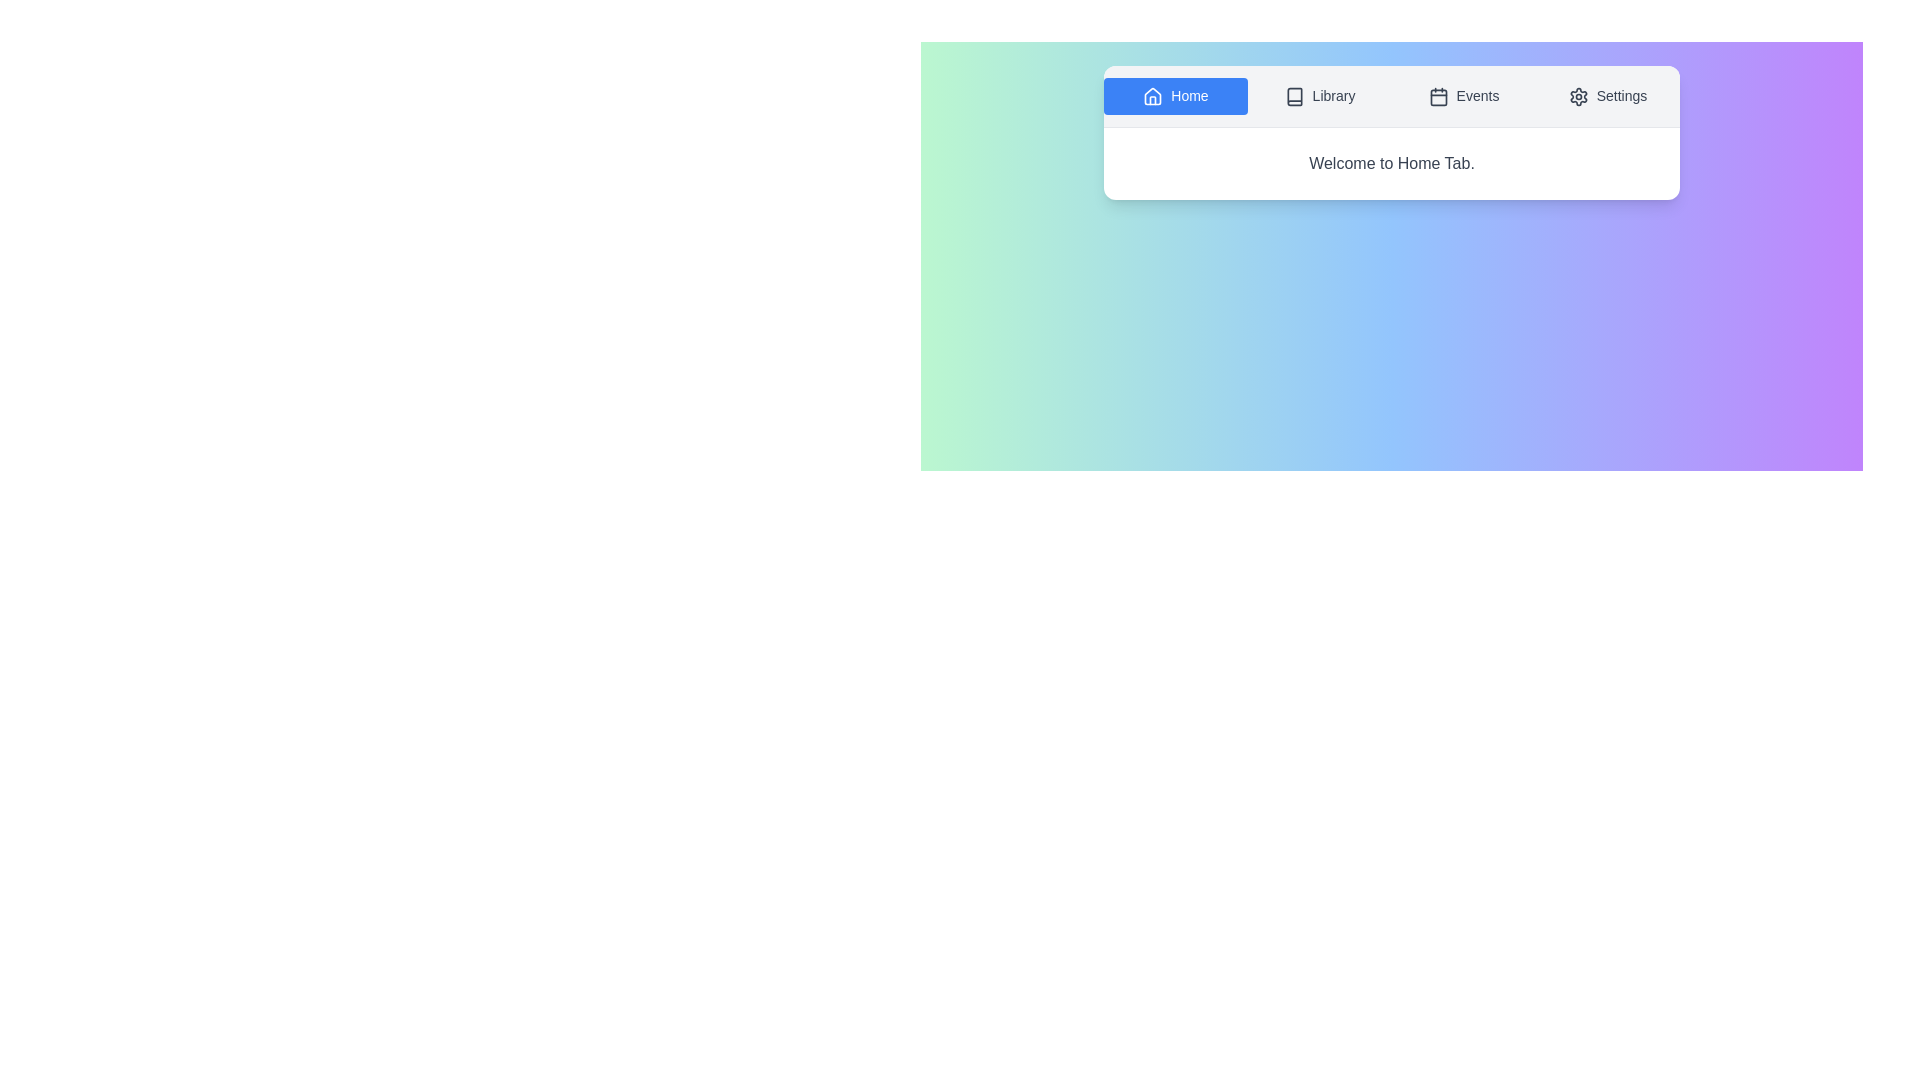  What do you see at coordinates (1294, 97) in the screenshot?
I see `the library icon in the navigation bar` at bounding box center [1294, 97].